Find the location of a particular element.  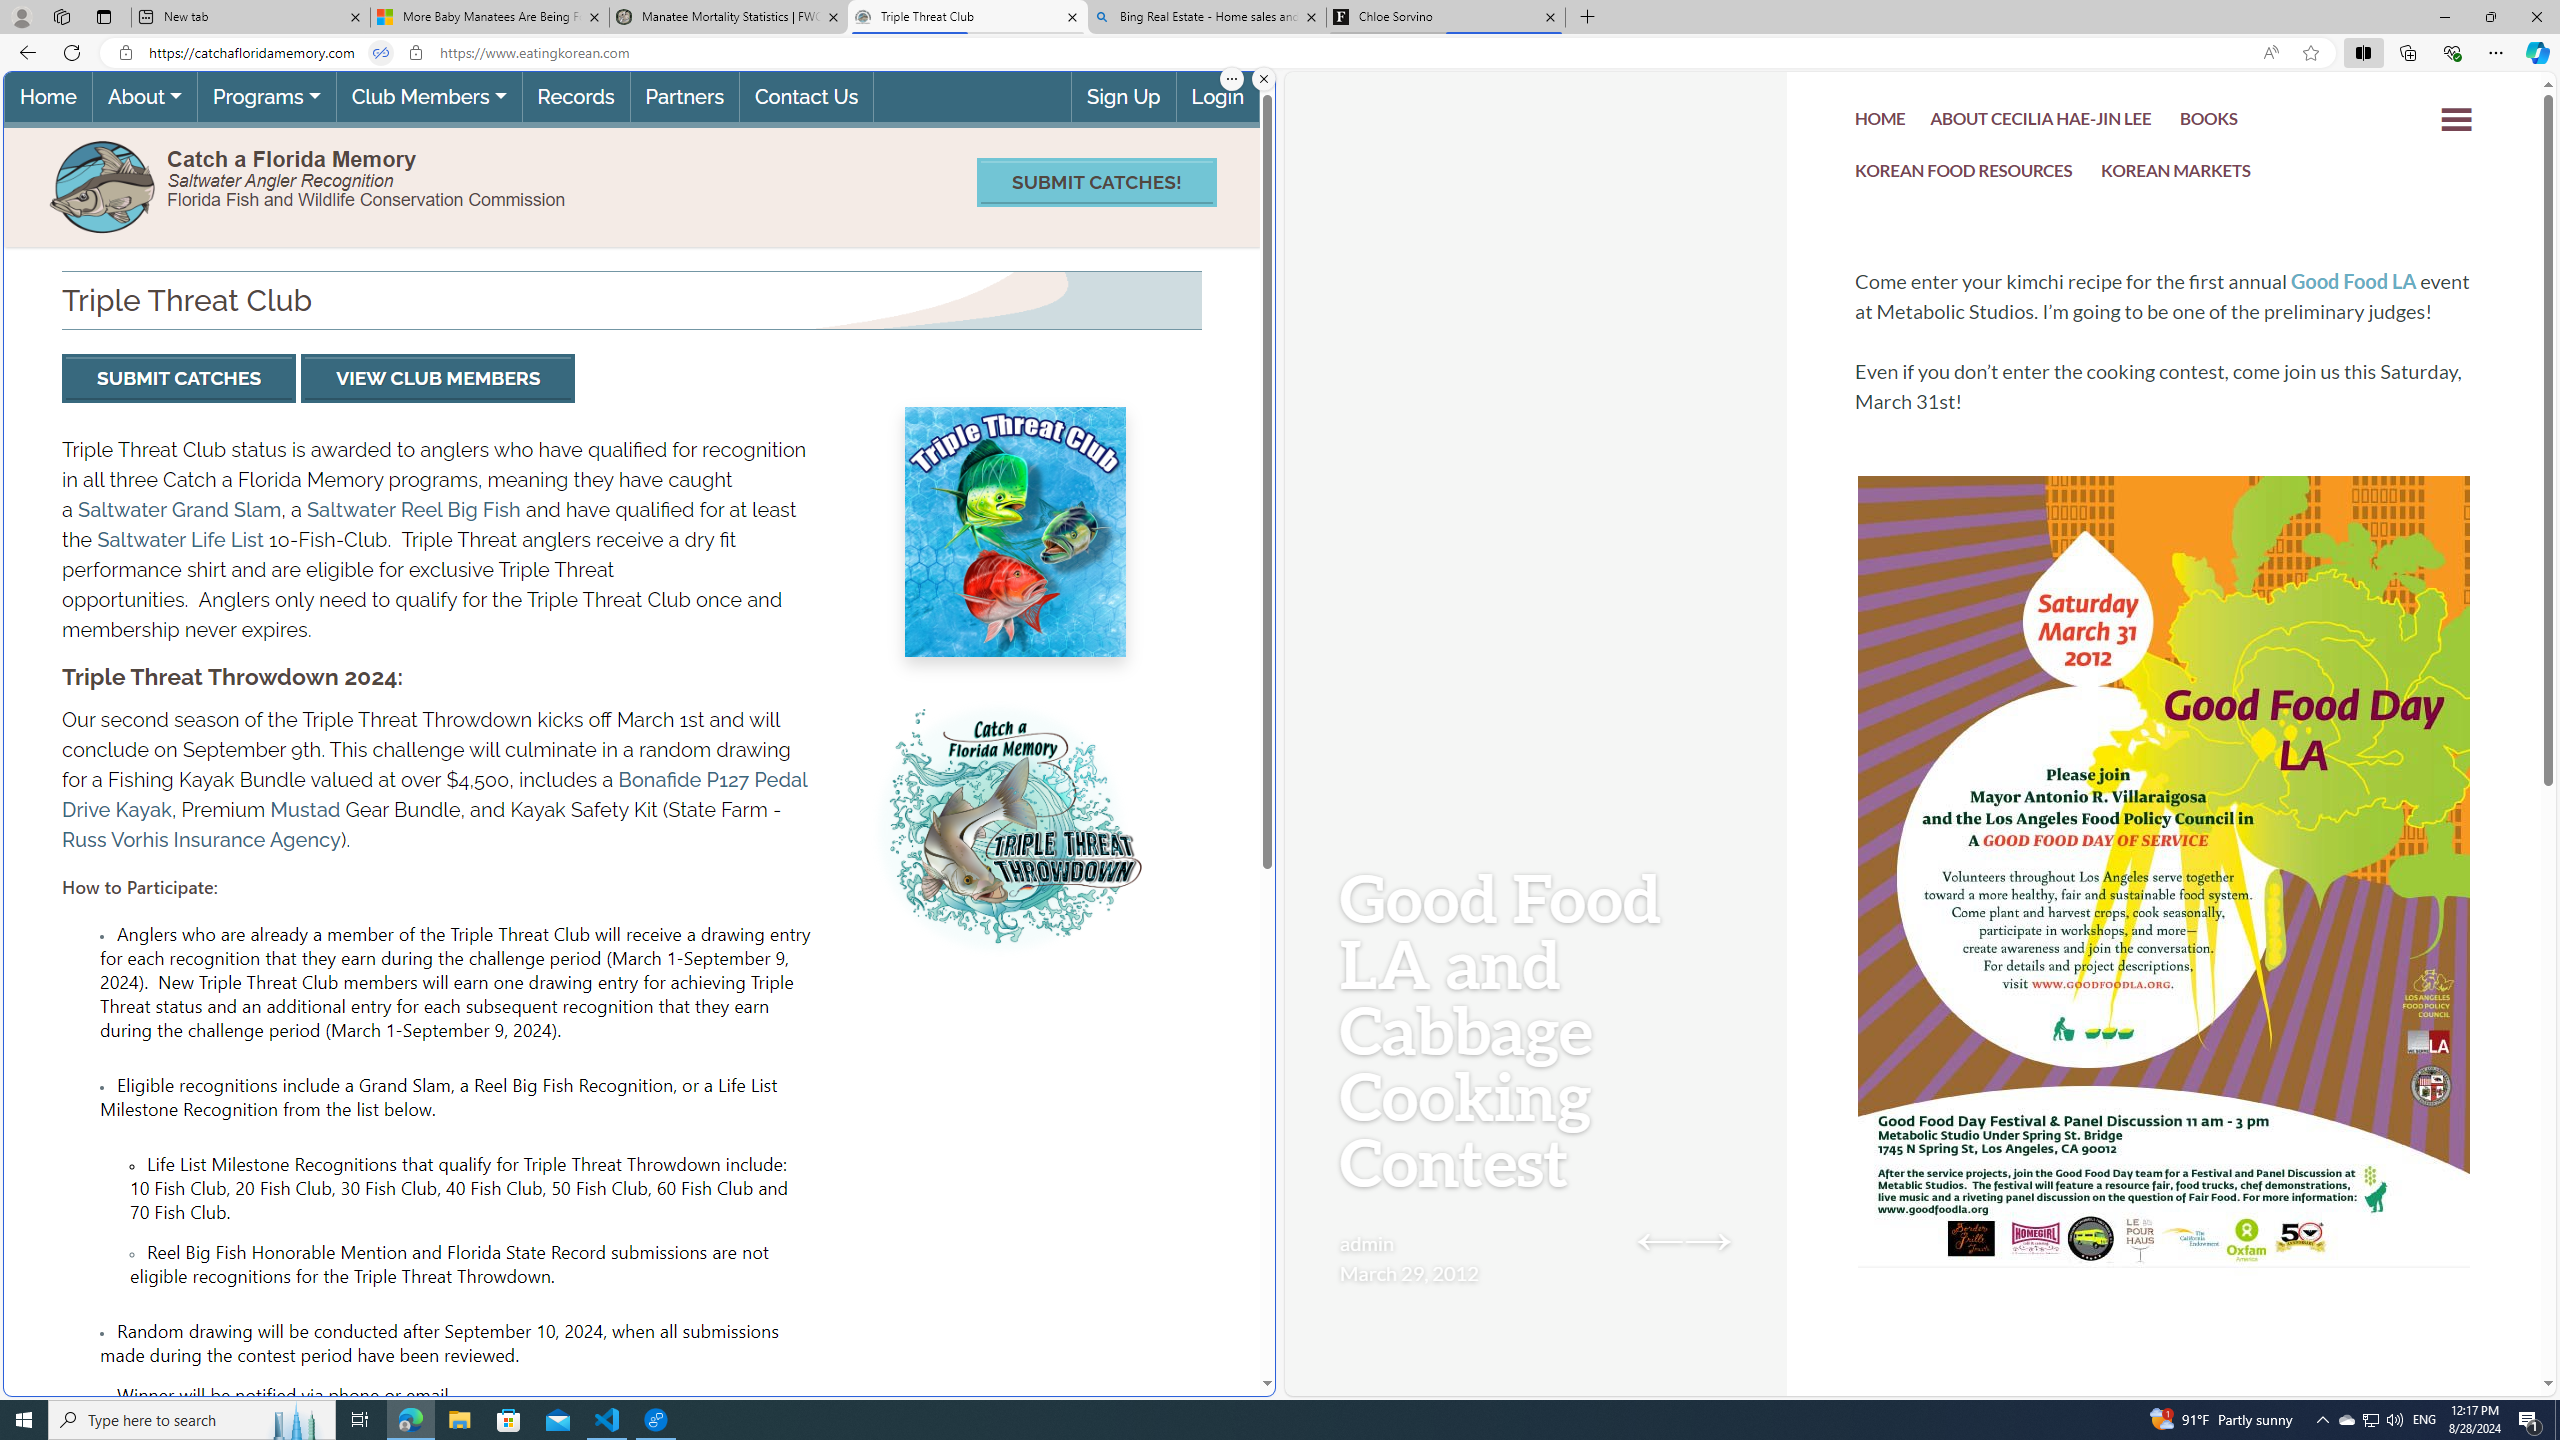

'admin' is located at coordinates (1366, 1242).